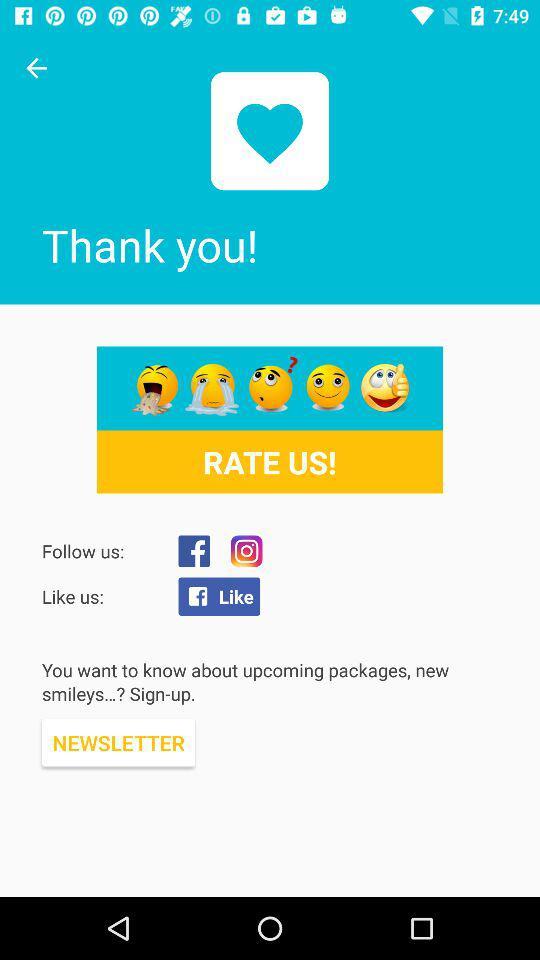 Image resolution: width=540 pixels, height=960 pixels. What do you see at coordinates (246, 551) in the screenshot?
I see `the photo icon` at bounding box center [246, 551].